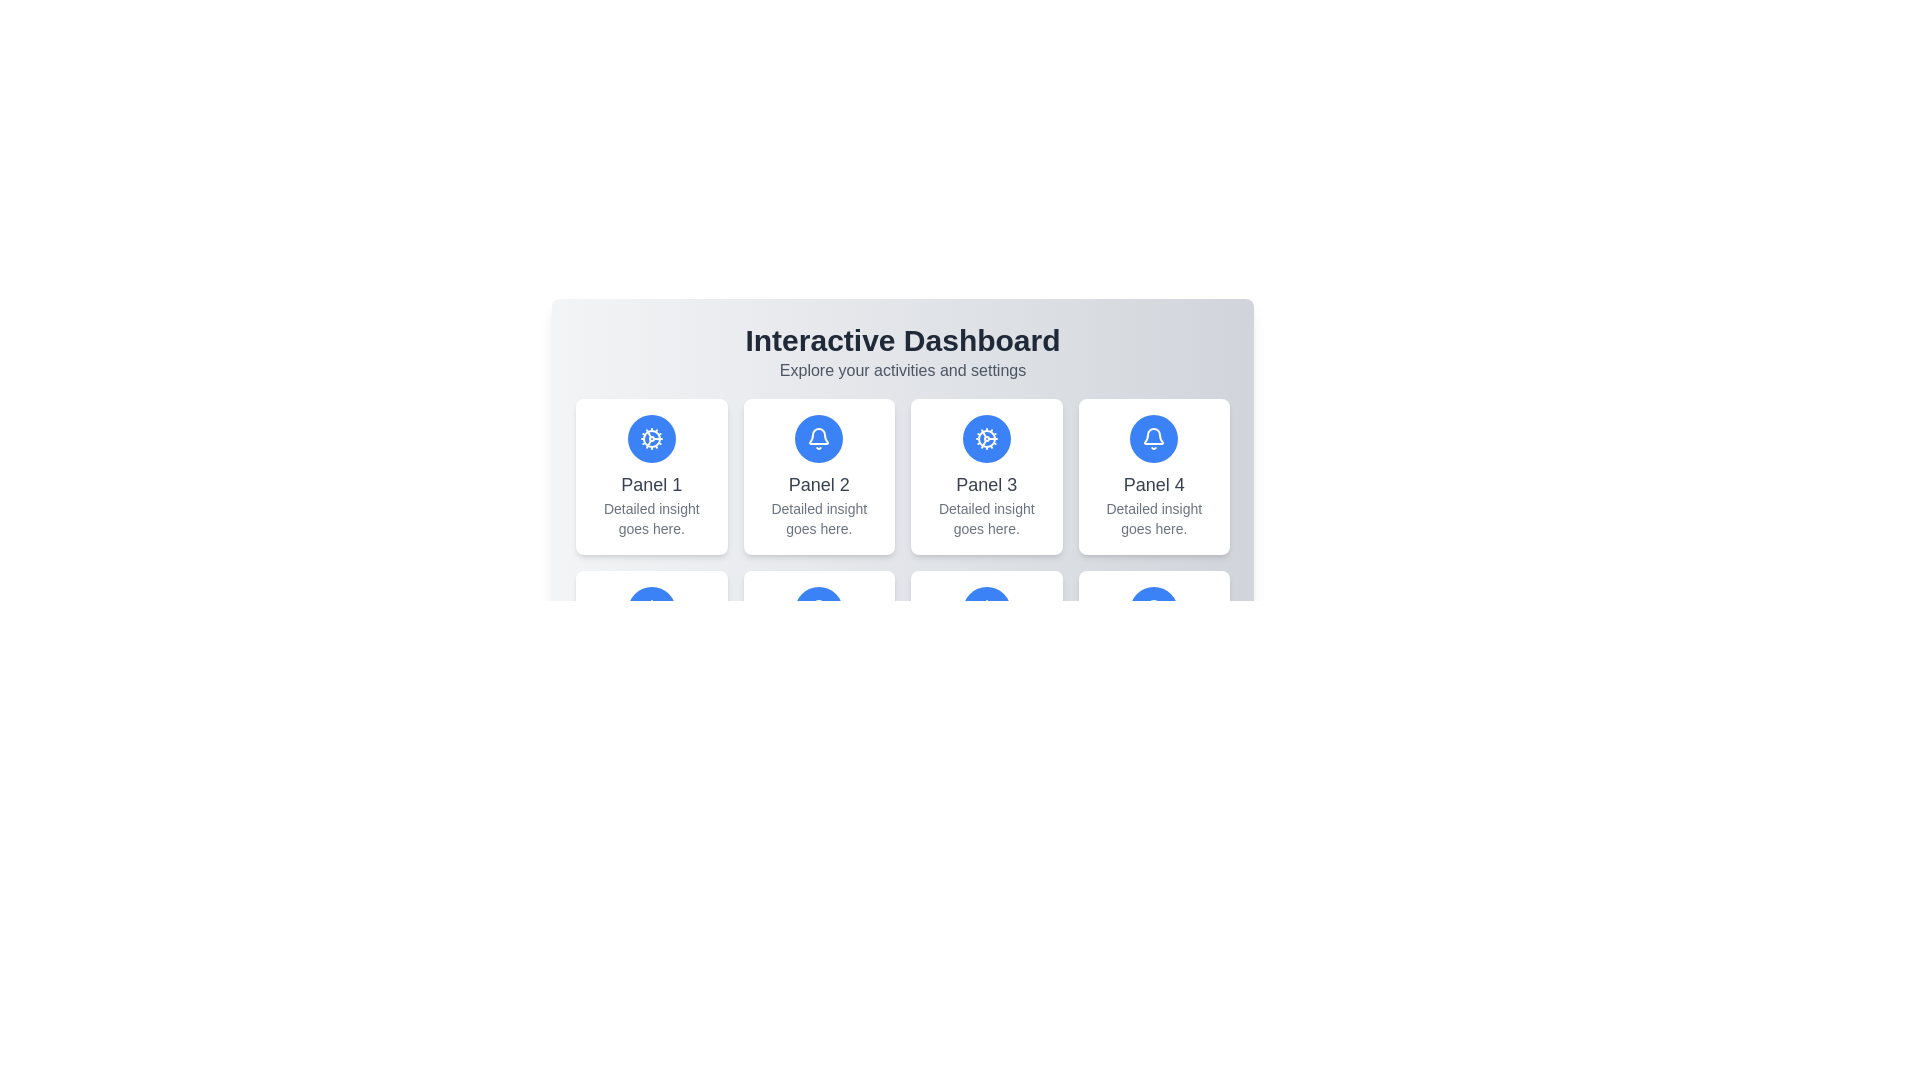 This screenshot has width=1920, height=1080. What do you see at coordinates (1154, 485) in the screenshot?
I see `the text label displaying 'Panel 4', which is styled with medium font weight and is gray in color, located below the blue circular icon with a white bell symbol` at bounding box center [1154, 485].